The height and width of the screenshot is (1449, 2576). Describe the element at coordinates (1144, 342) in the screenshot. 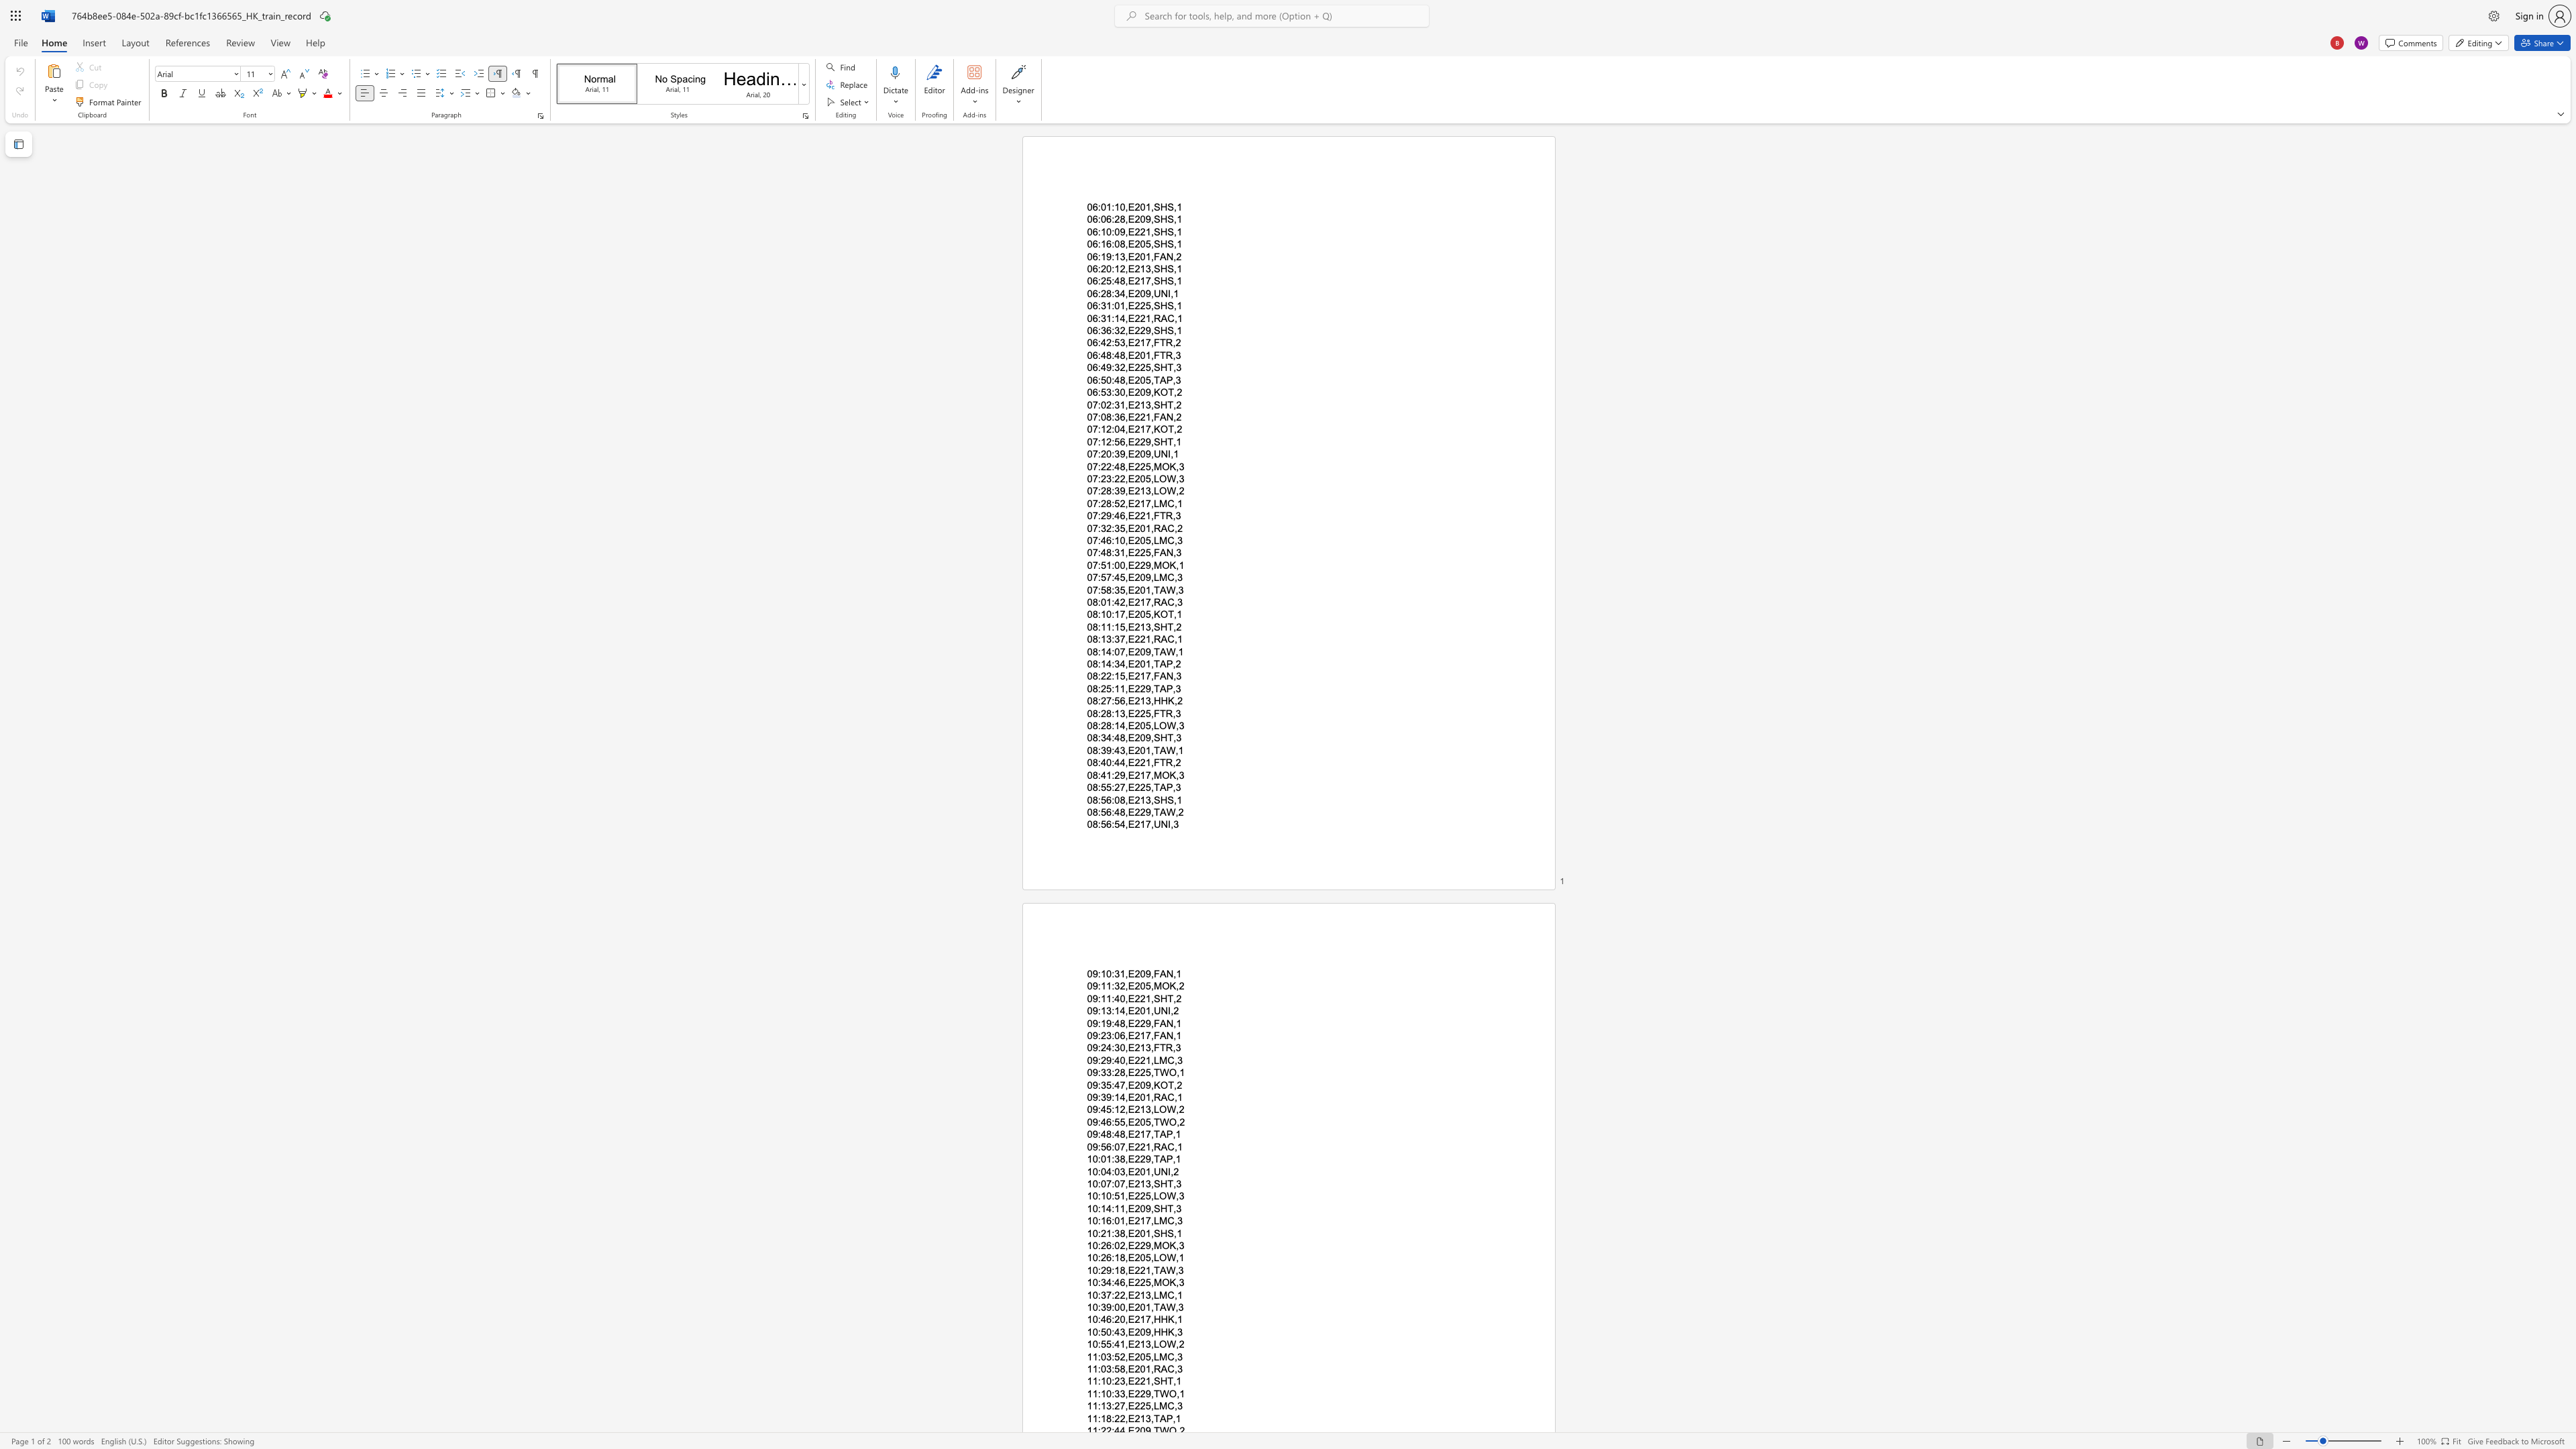

I see `the space between the continuous character "1" and "7" in the text` at that location.